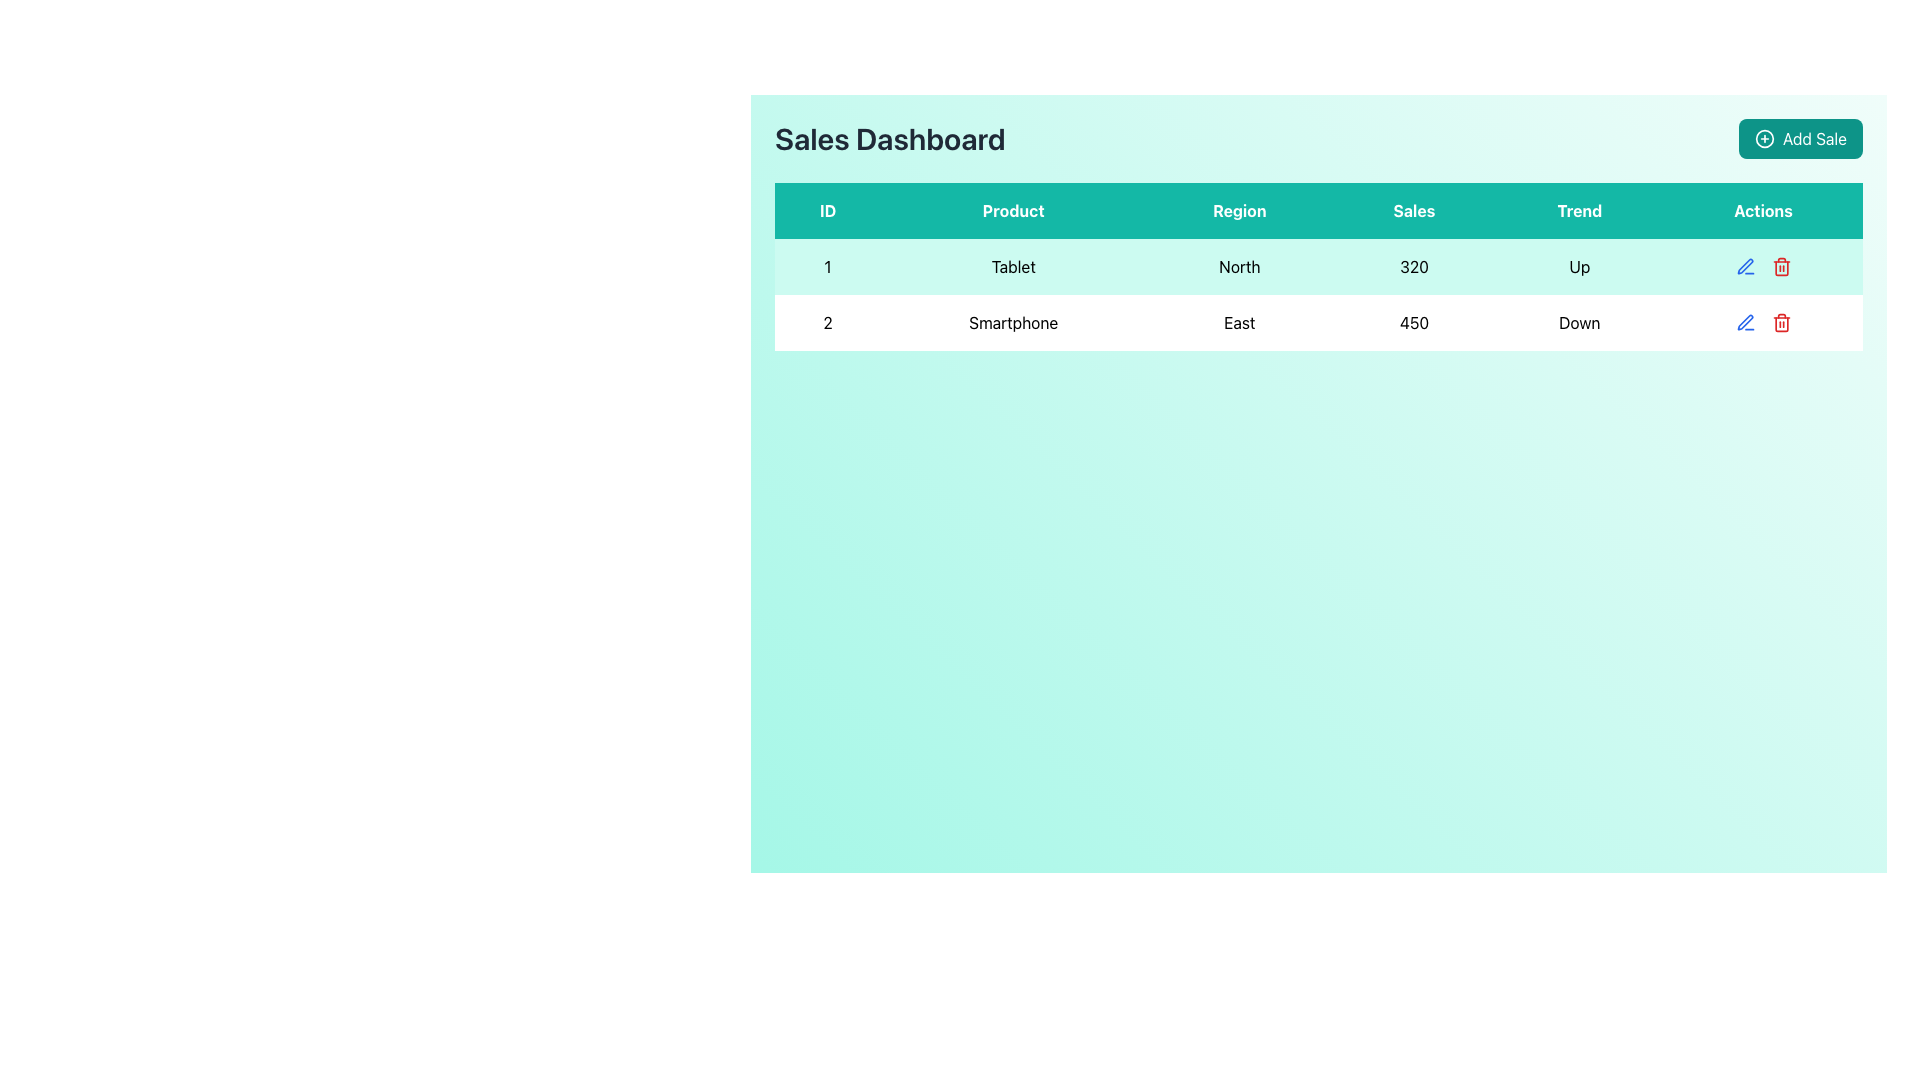 This screenshot has width=1920, height=1080. What do you see at coordinates (889, 137) in the screenshot?
I see `the text label 'Sales Dashboard' which is prominently positioned at the top left of the section, styled with bold and large font` at bounding box center [889, 137].